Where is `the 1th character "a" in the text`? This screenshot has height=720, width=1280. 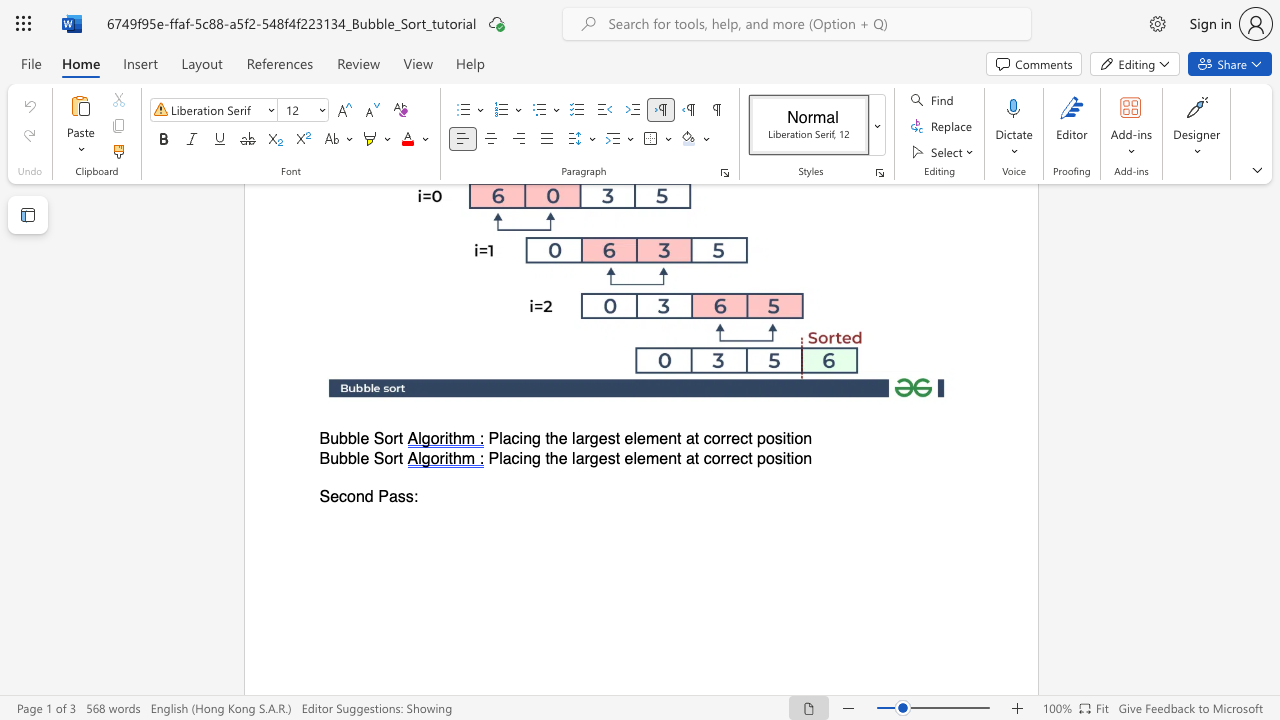
the 1th character "a" in the text is located at coordinates (507, 458).